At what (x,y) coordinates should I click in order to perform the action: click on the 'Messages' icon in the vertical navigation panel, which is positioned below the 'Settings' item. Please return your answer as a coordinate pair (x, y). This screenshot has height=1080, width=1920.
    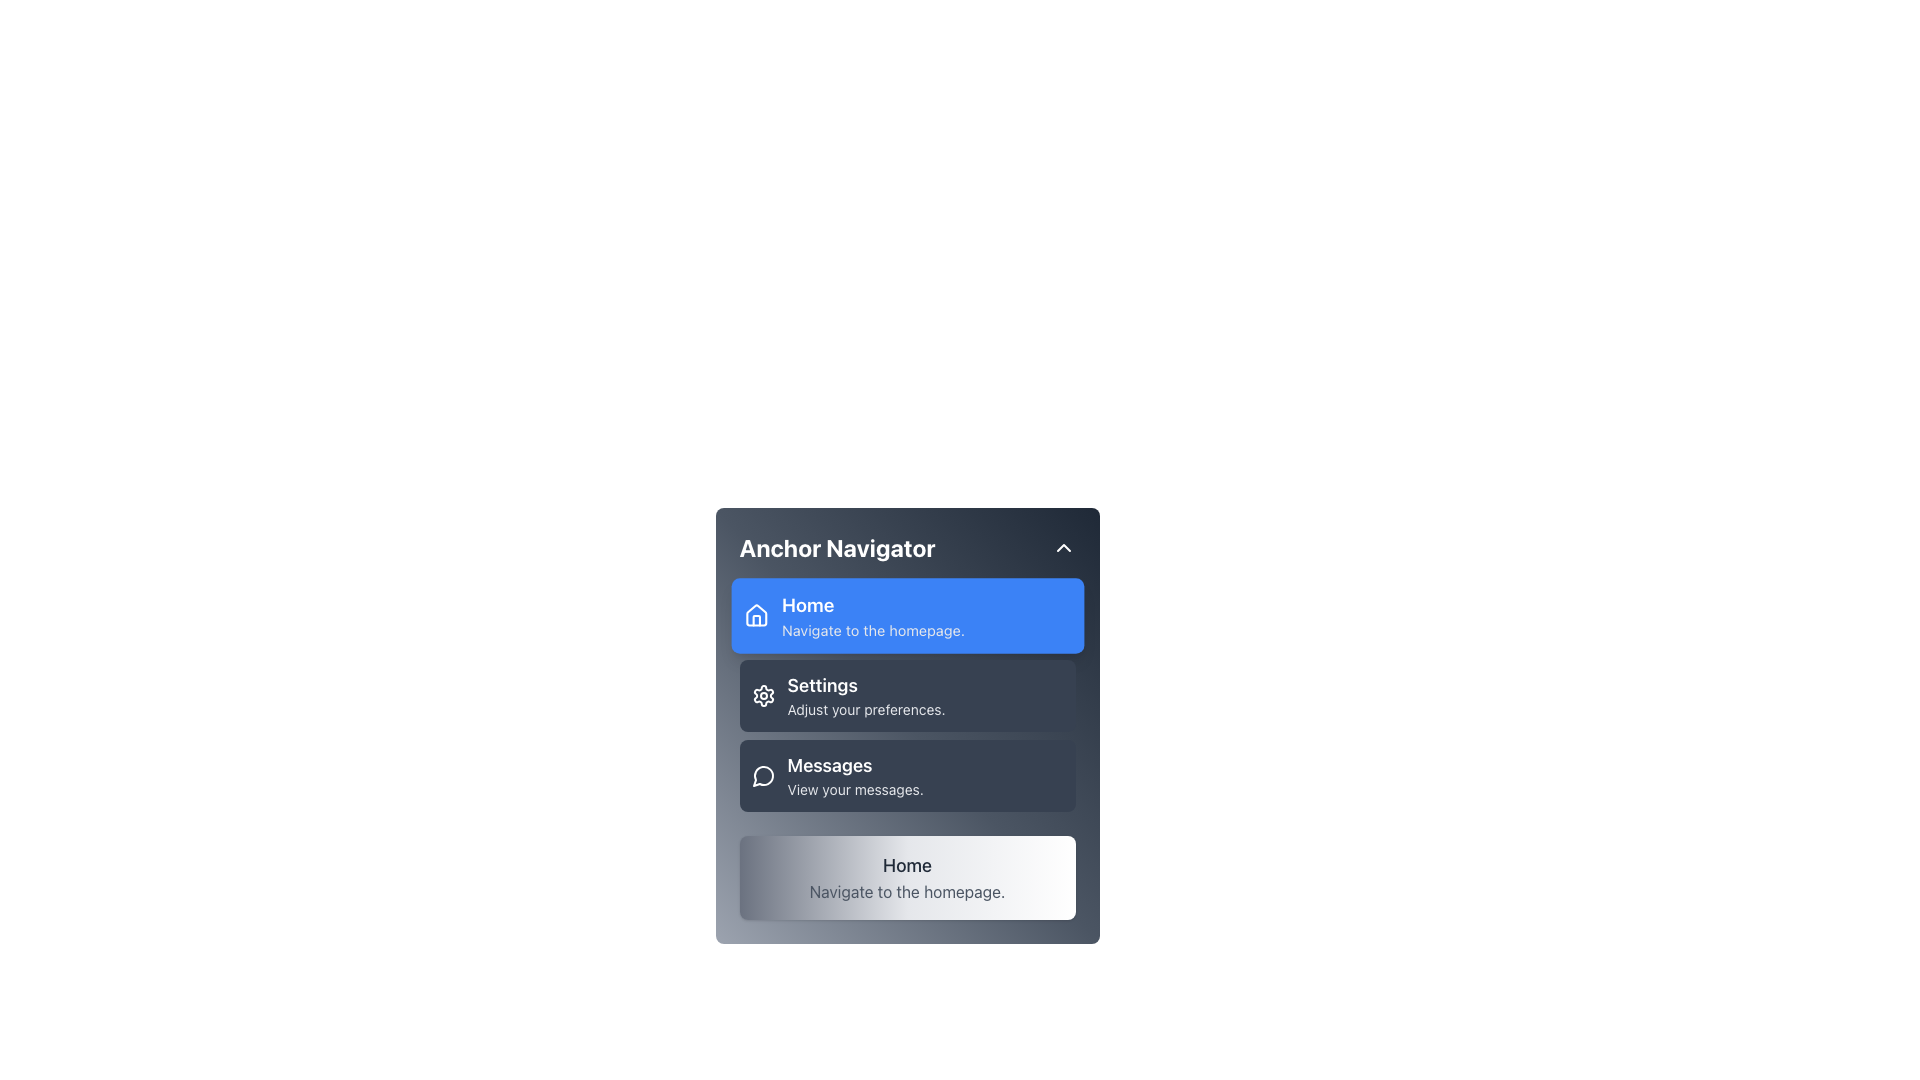
    Looking at the image, I should click on (762, 775).